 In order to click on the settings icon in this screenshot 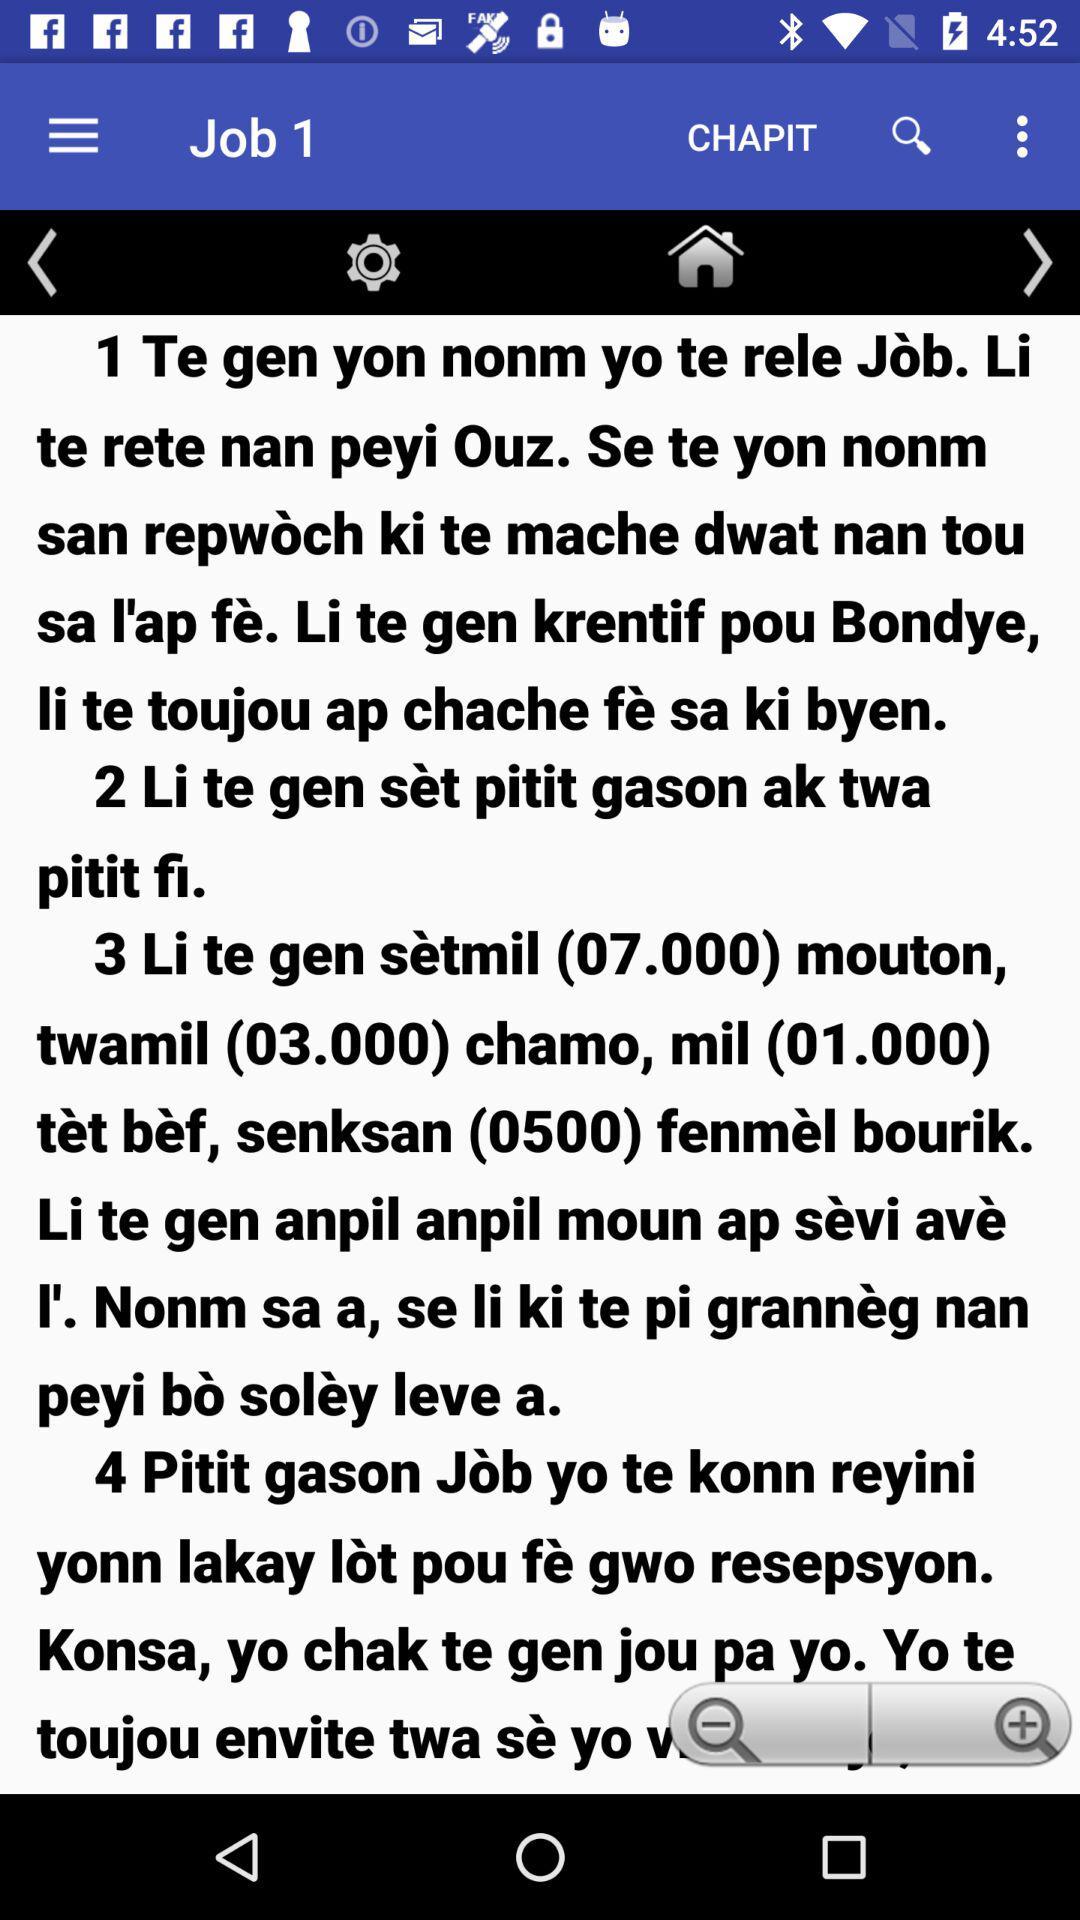, I will do `click(373, 261)`.